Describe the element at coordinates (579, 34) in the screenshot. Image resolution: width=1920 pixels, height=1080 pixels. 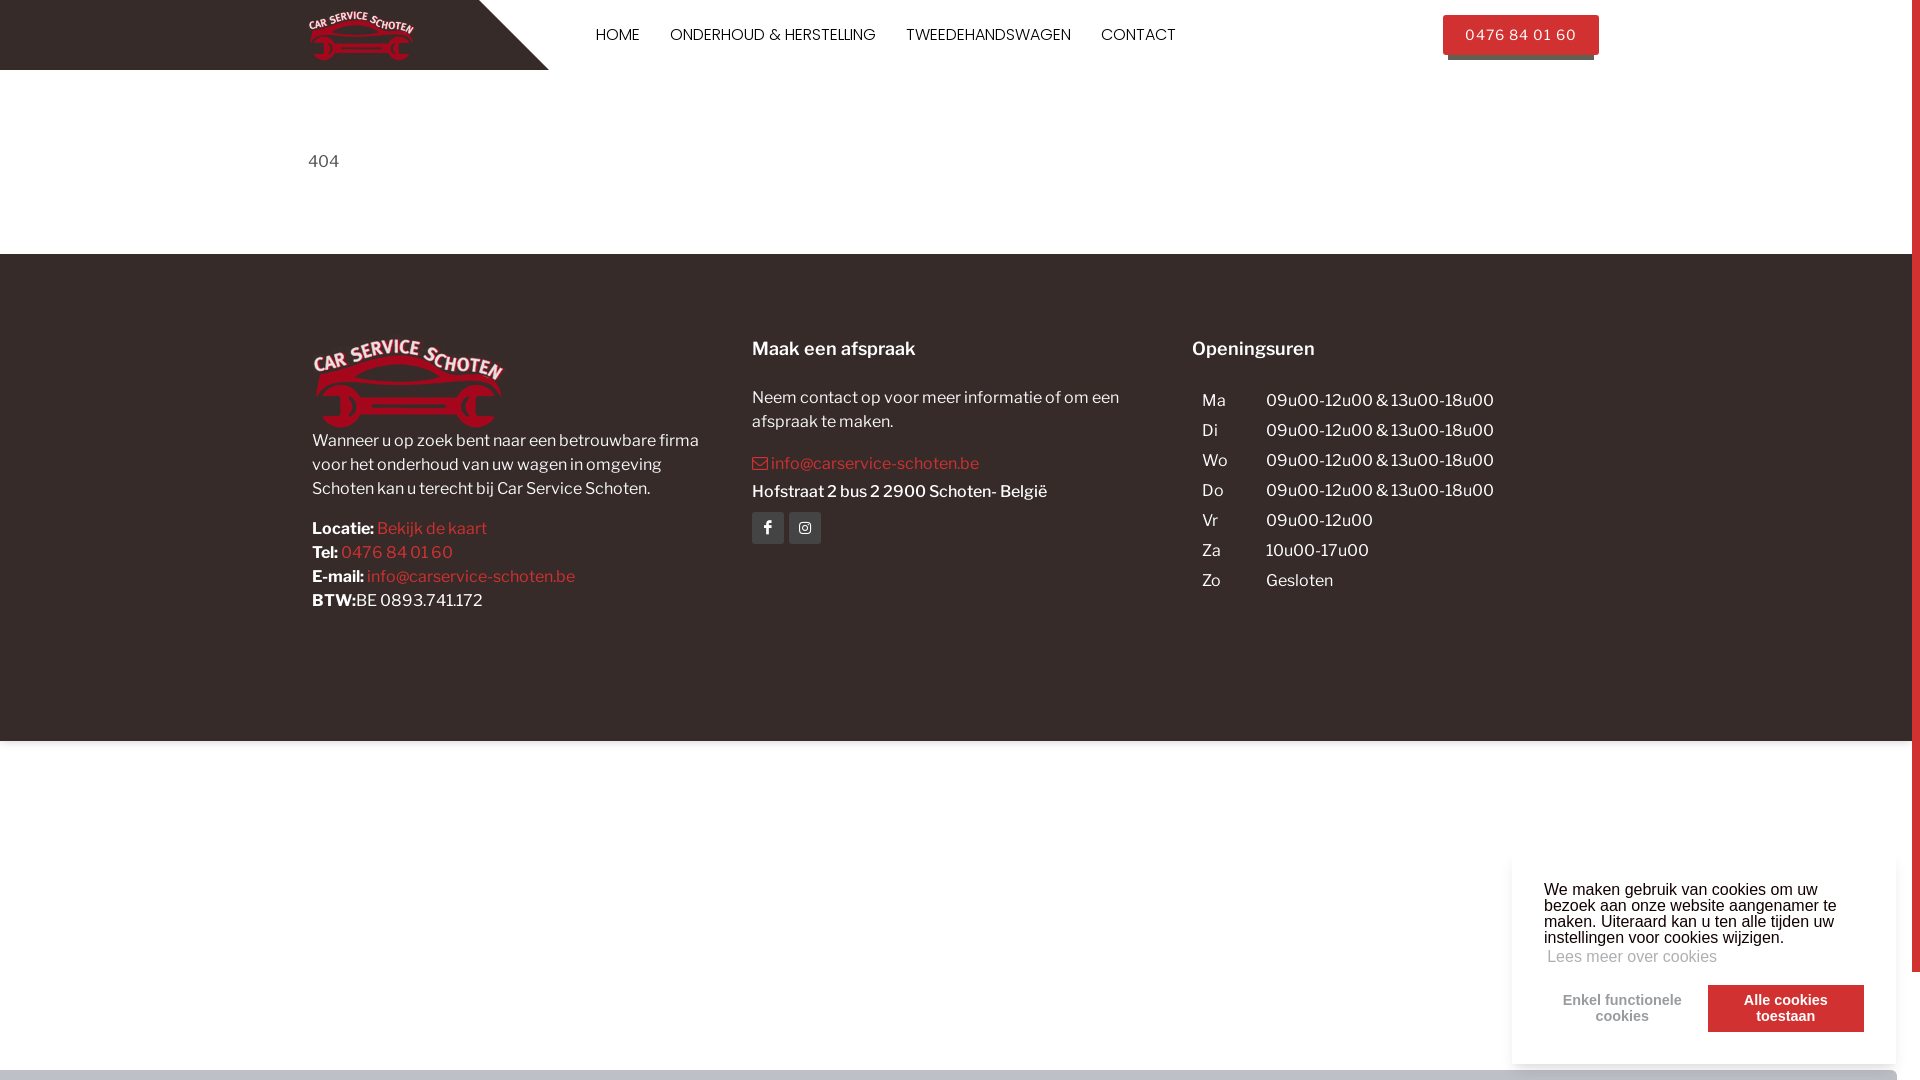
I see `'HOME'` at that location.